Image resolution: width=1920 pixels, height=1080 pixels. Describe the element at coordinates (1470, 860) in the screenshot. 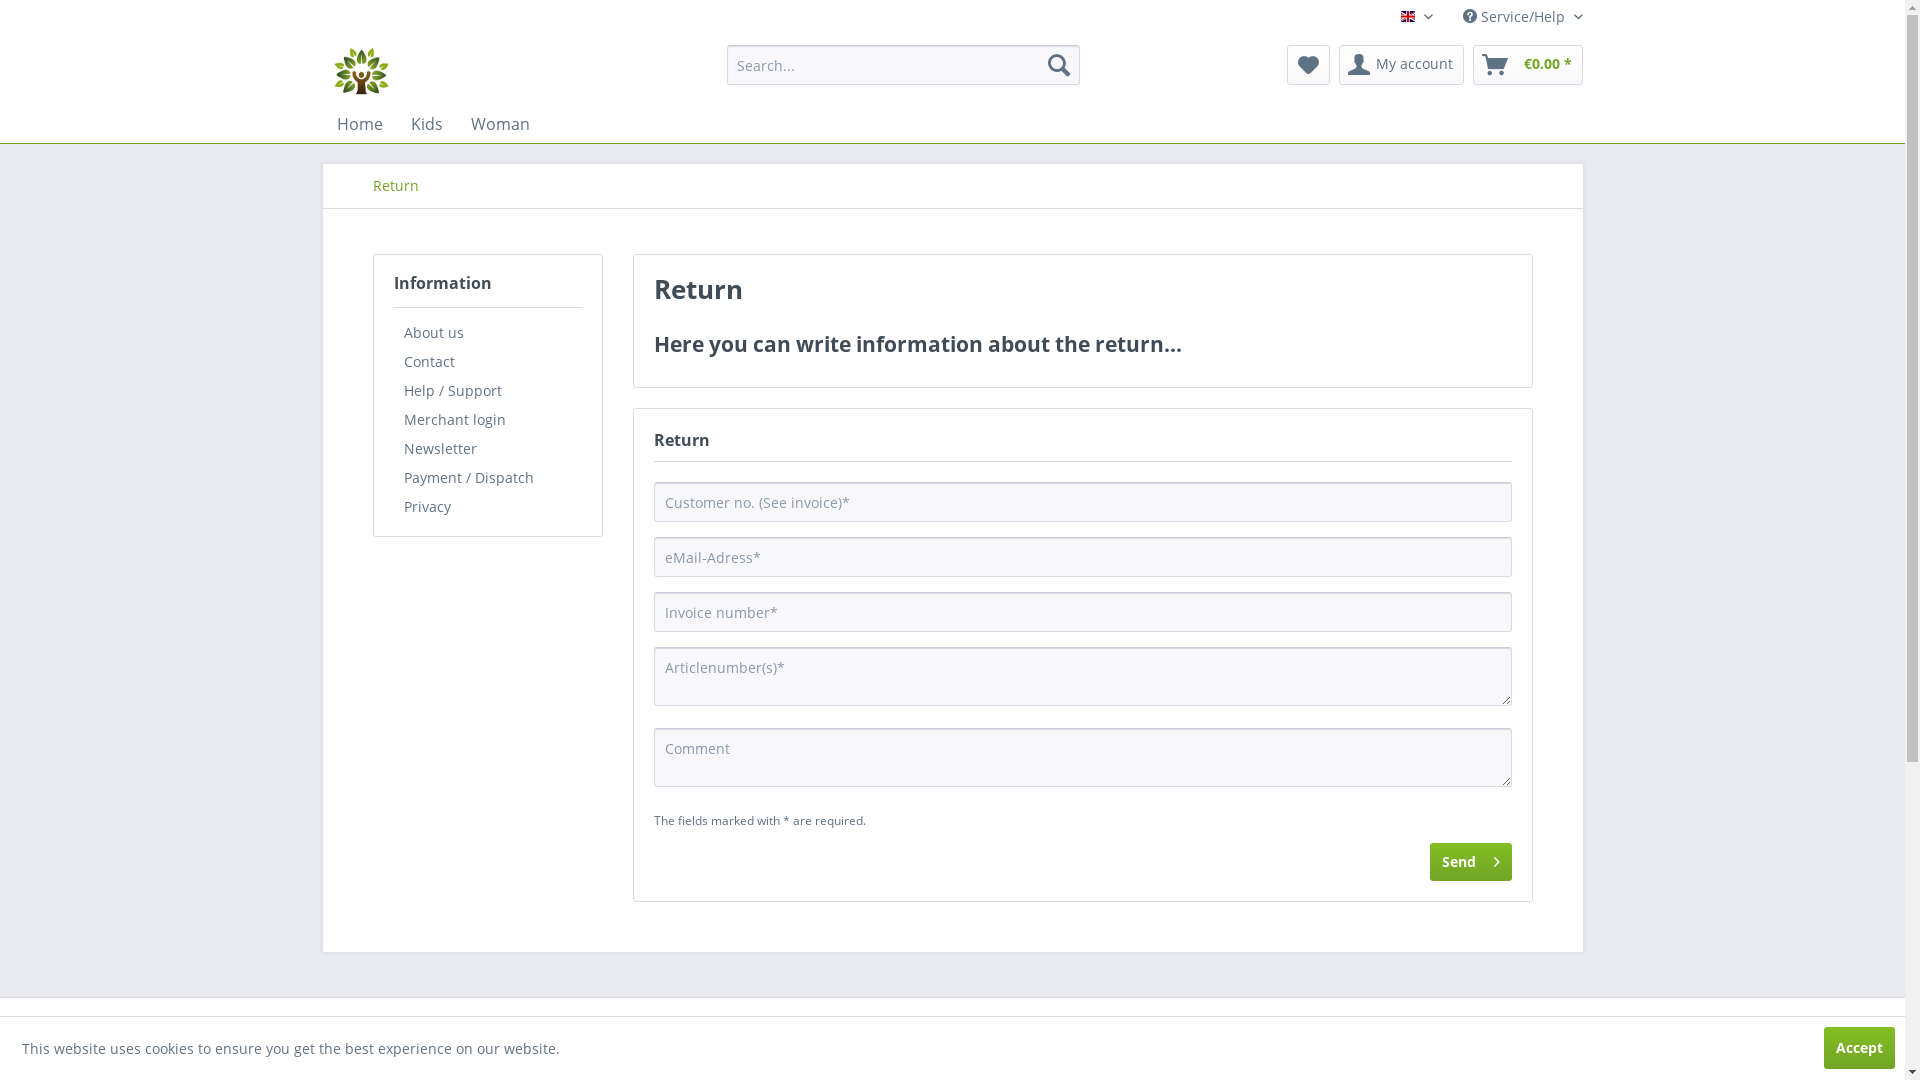

I see `'Send'` at that location.